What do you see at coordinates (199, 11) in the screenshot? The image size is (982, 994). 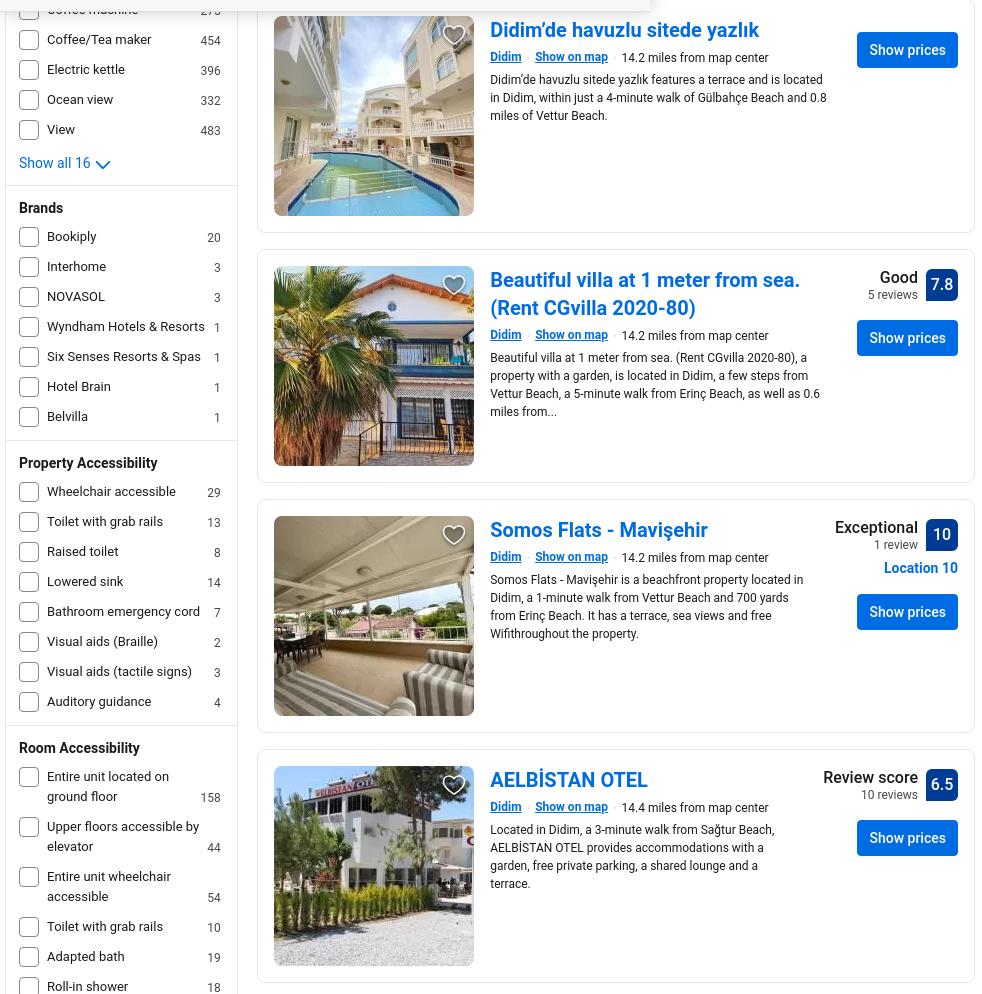 I see `'275'` at bounding box center [199, 11].